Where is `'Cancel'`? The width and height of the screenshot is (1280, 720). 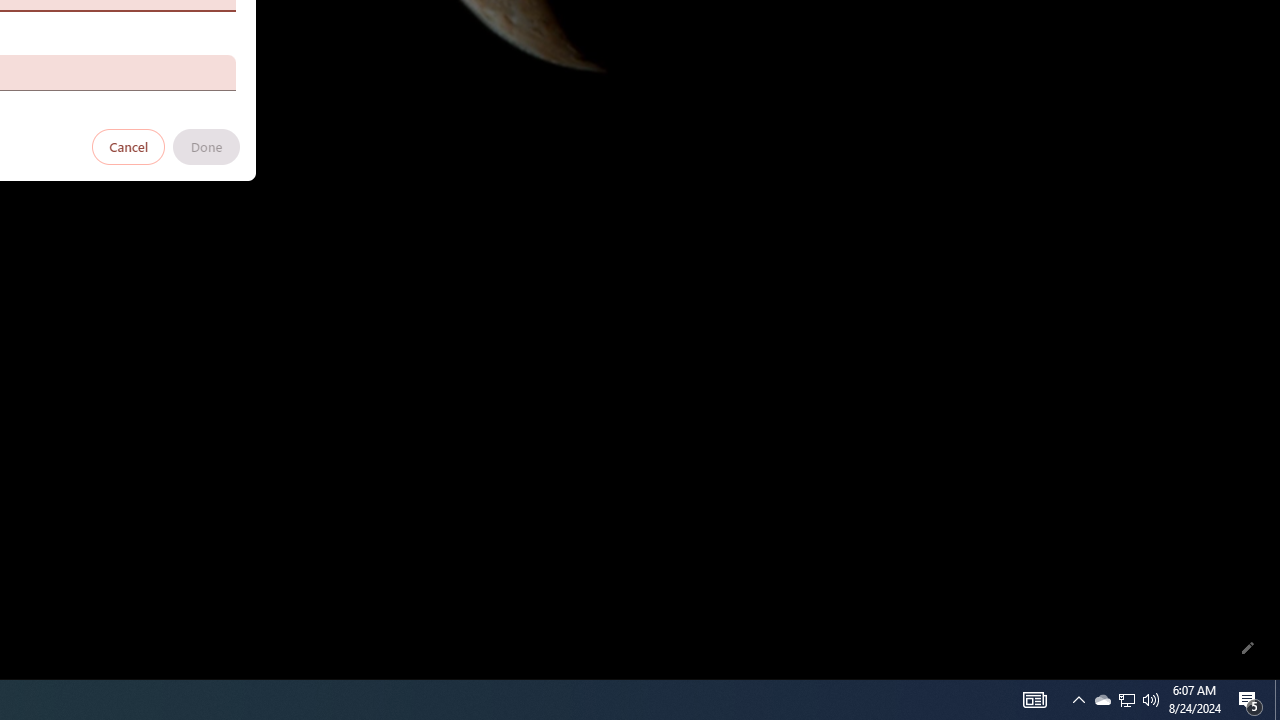
'Cancel' is located at coordinates (128, 145).